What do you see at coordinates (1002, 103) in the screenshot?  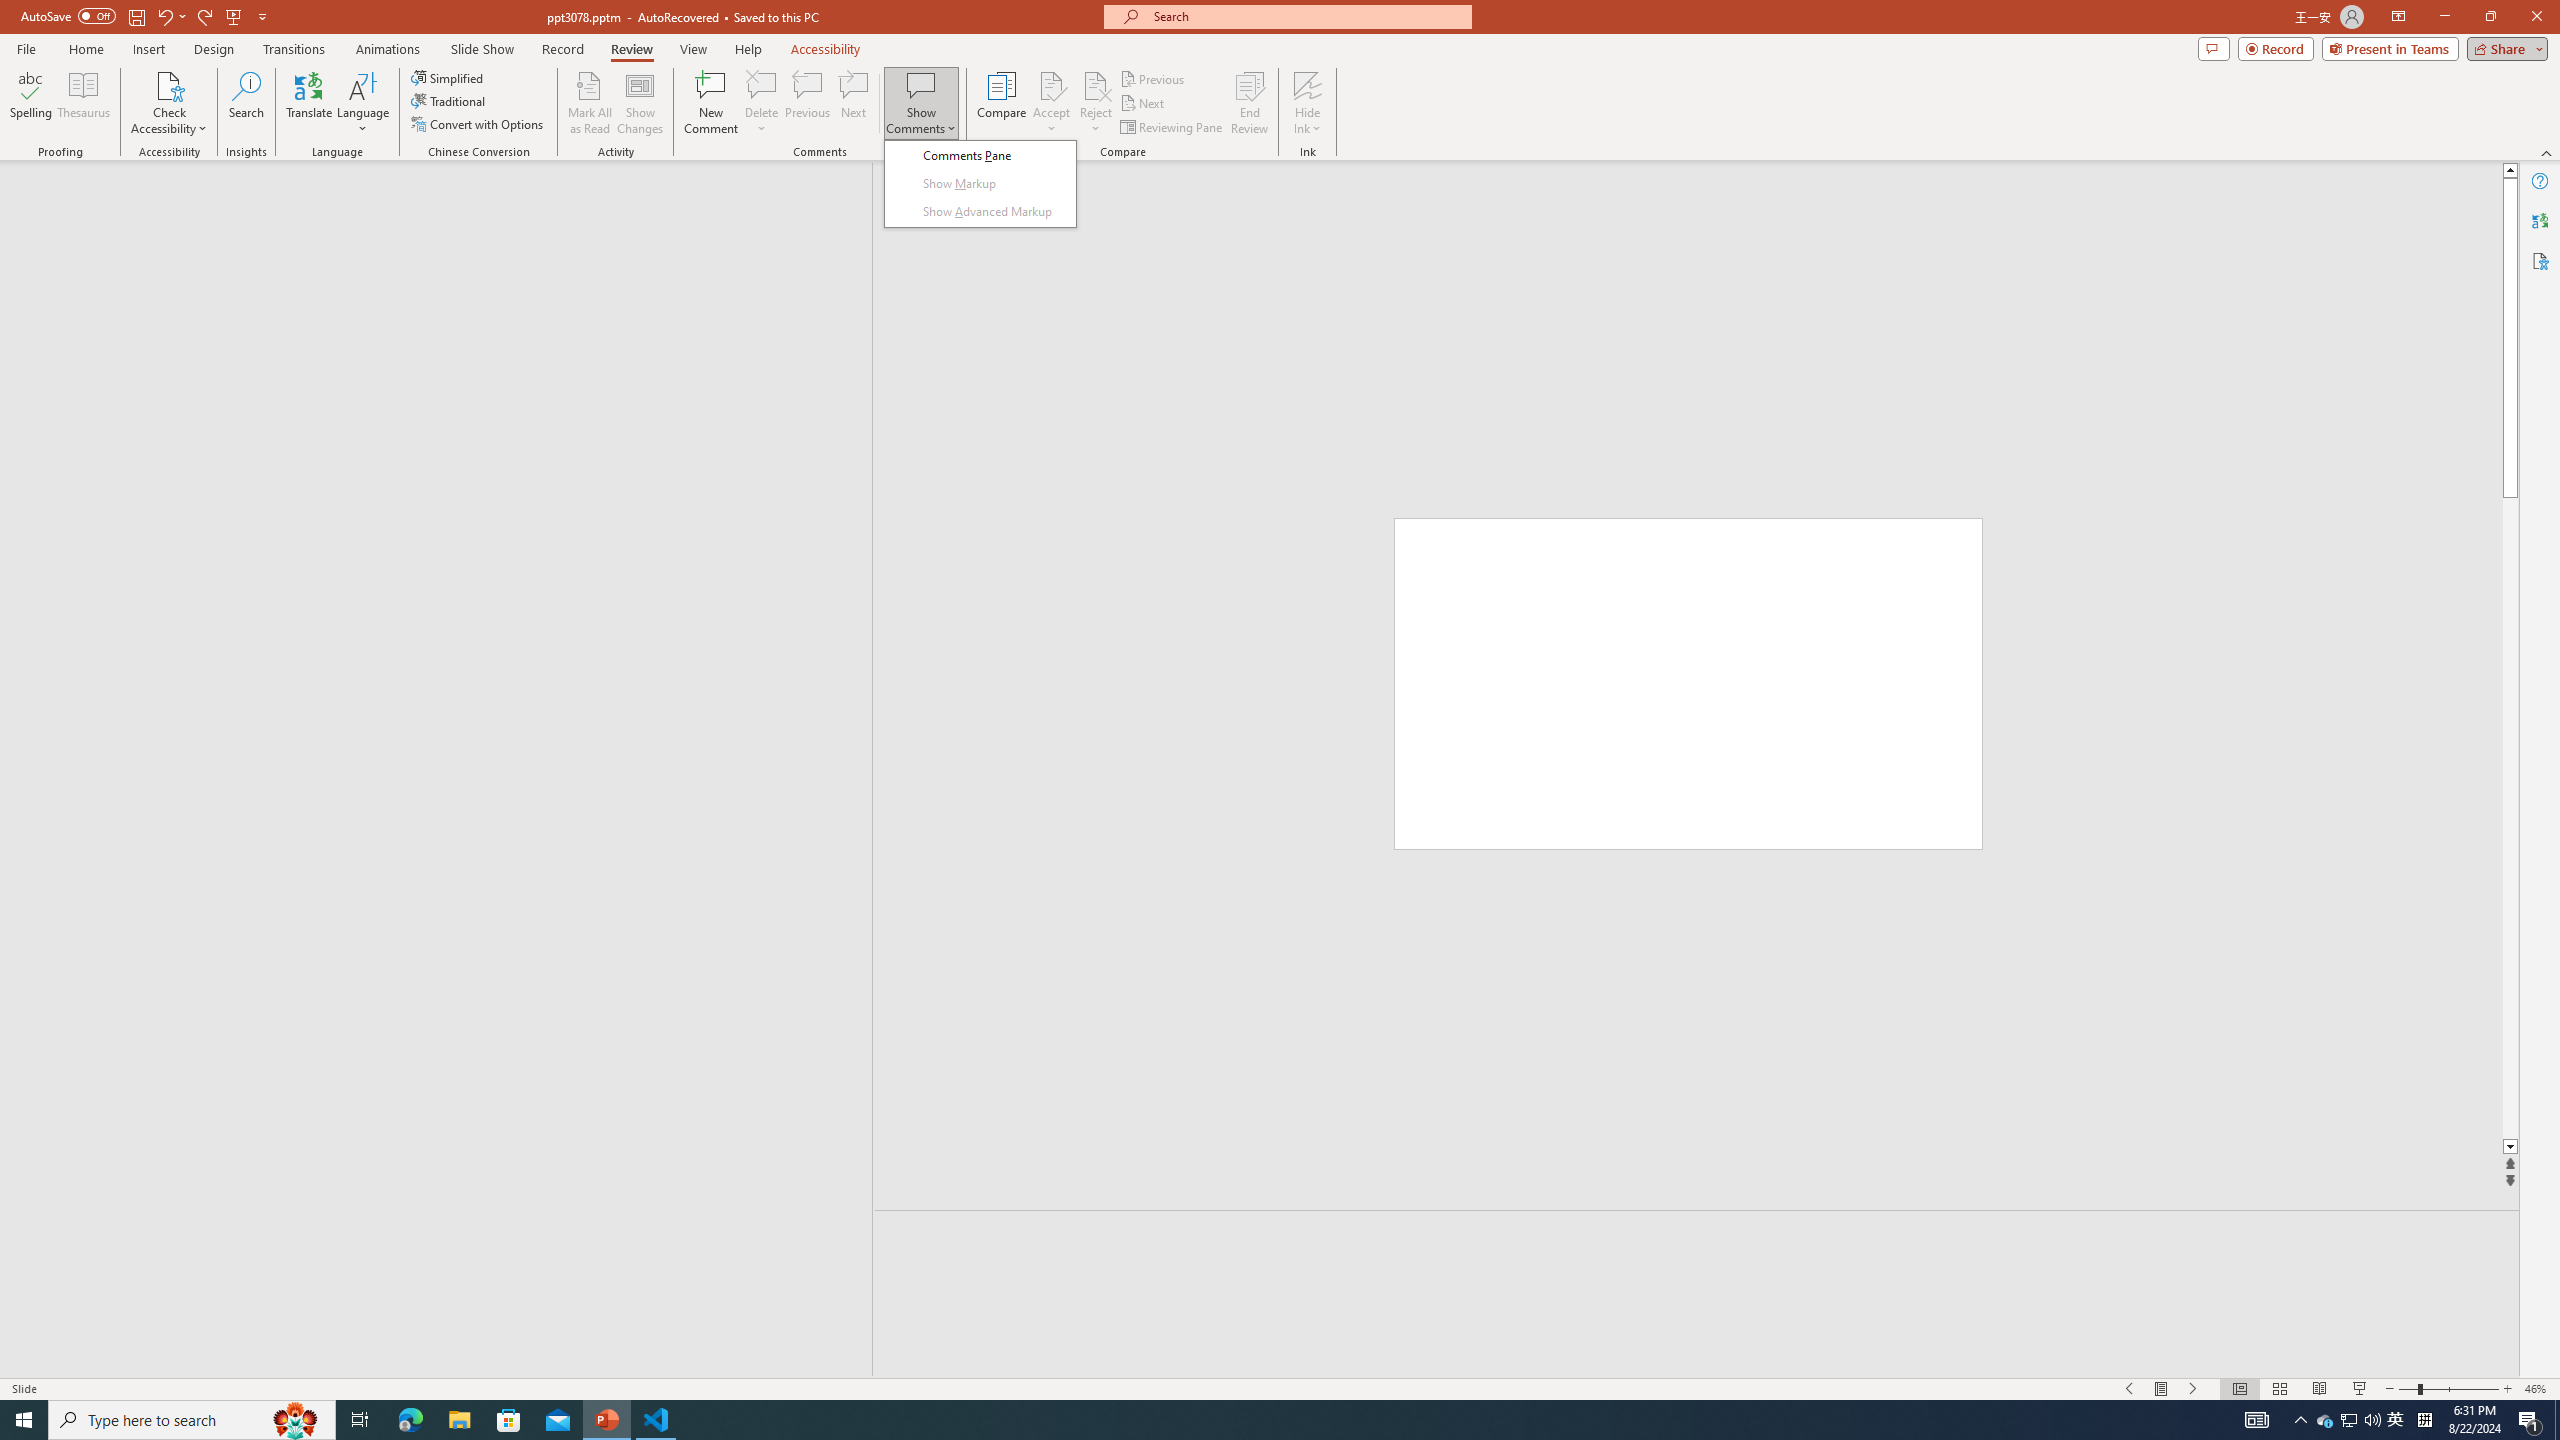 I see `'Compare'` at bounding box center [1002, 103].